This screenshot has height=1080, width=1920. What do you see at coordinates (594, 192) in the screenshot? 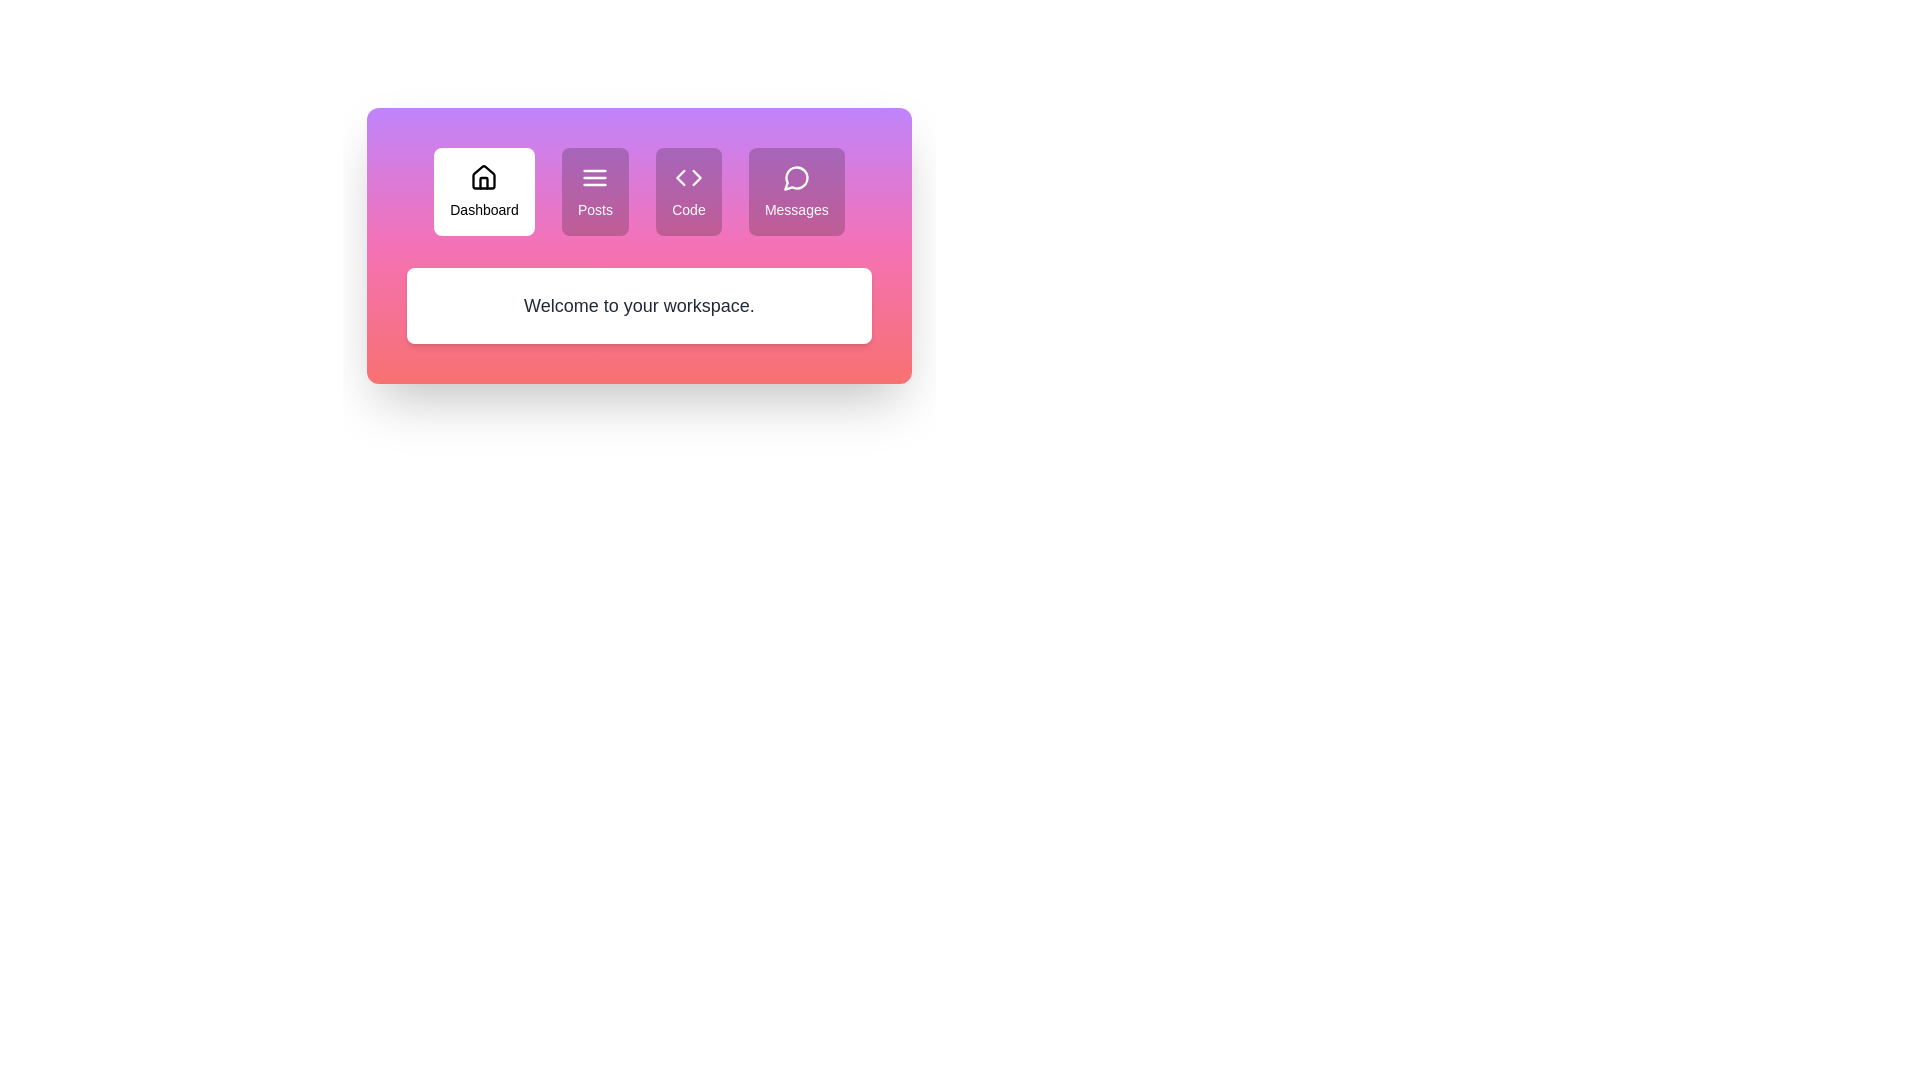
I see `the tab labeled Posts to navigate to its content` at bounding box center [594, 192].